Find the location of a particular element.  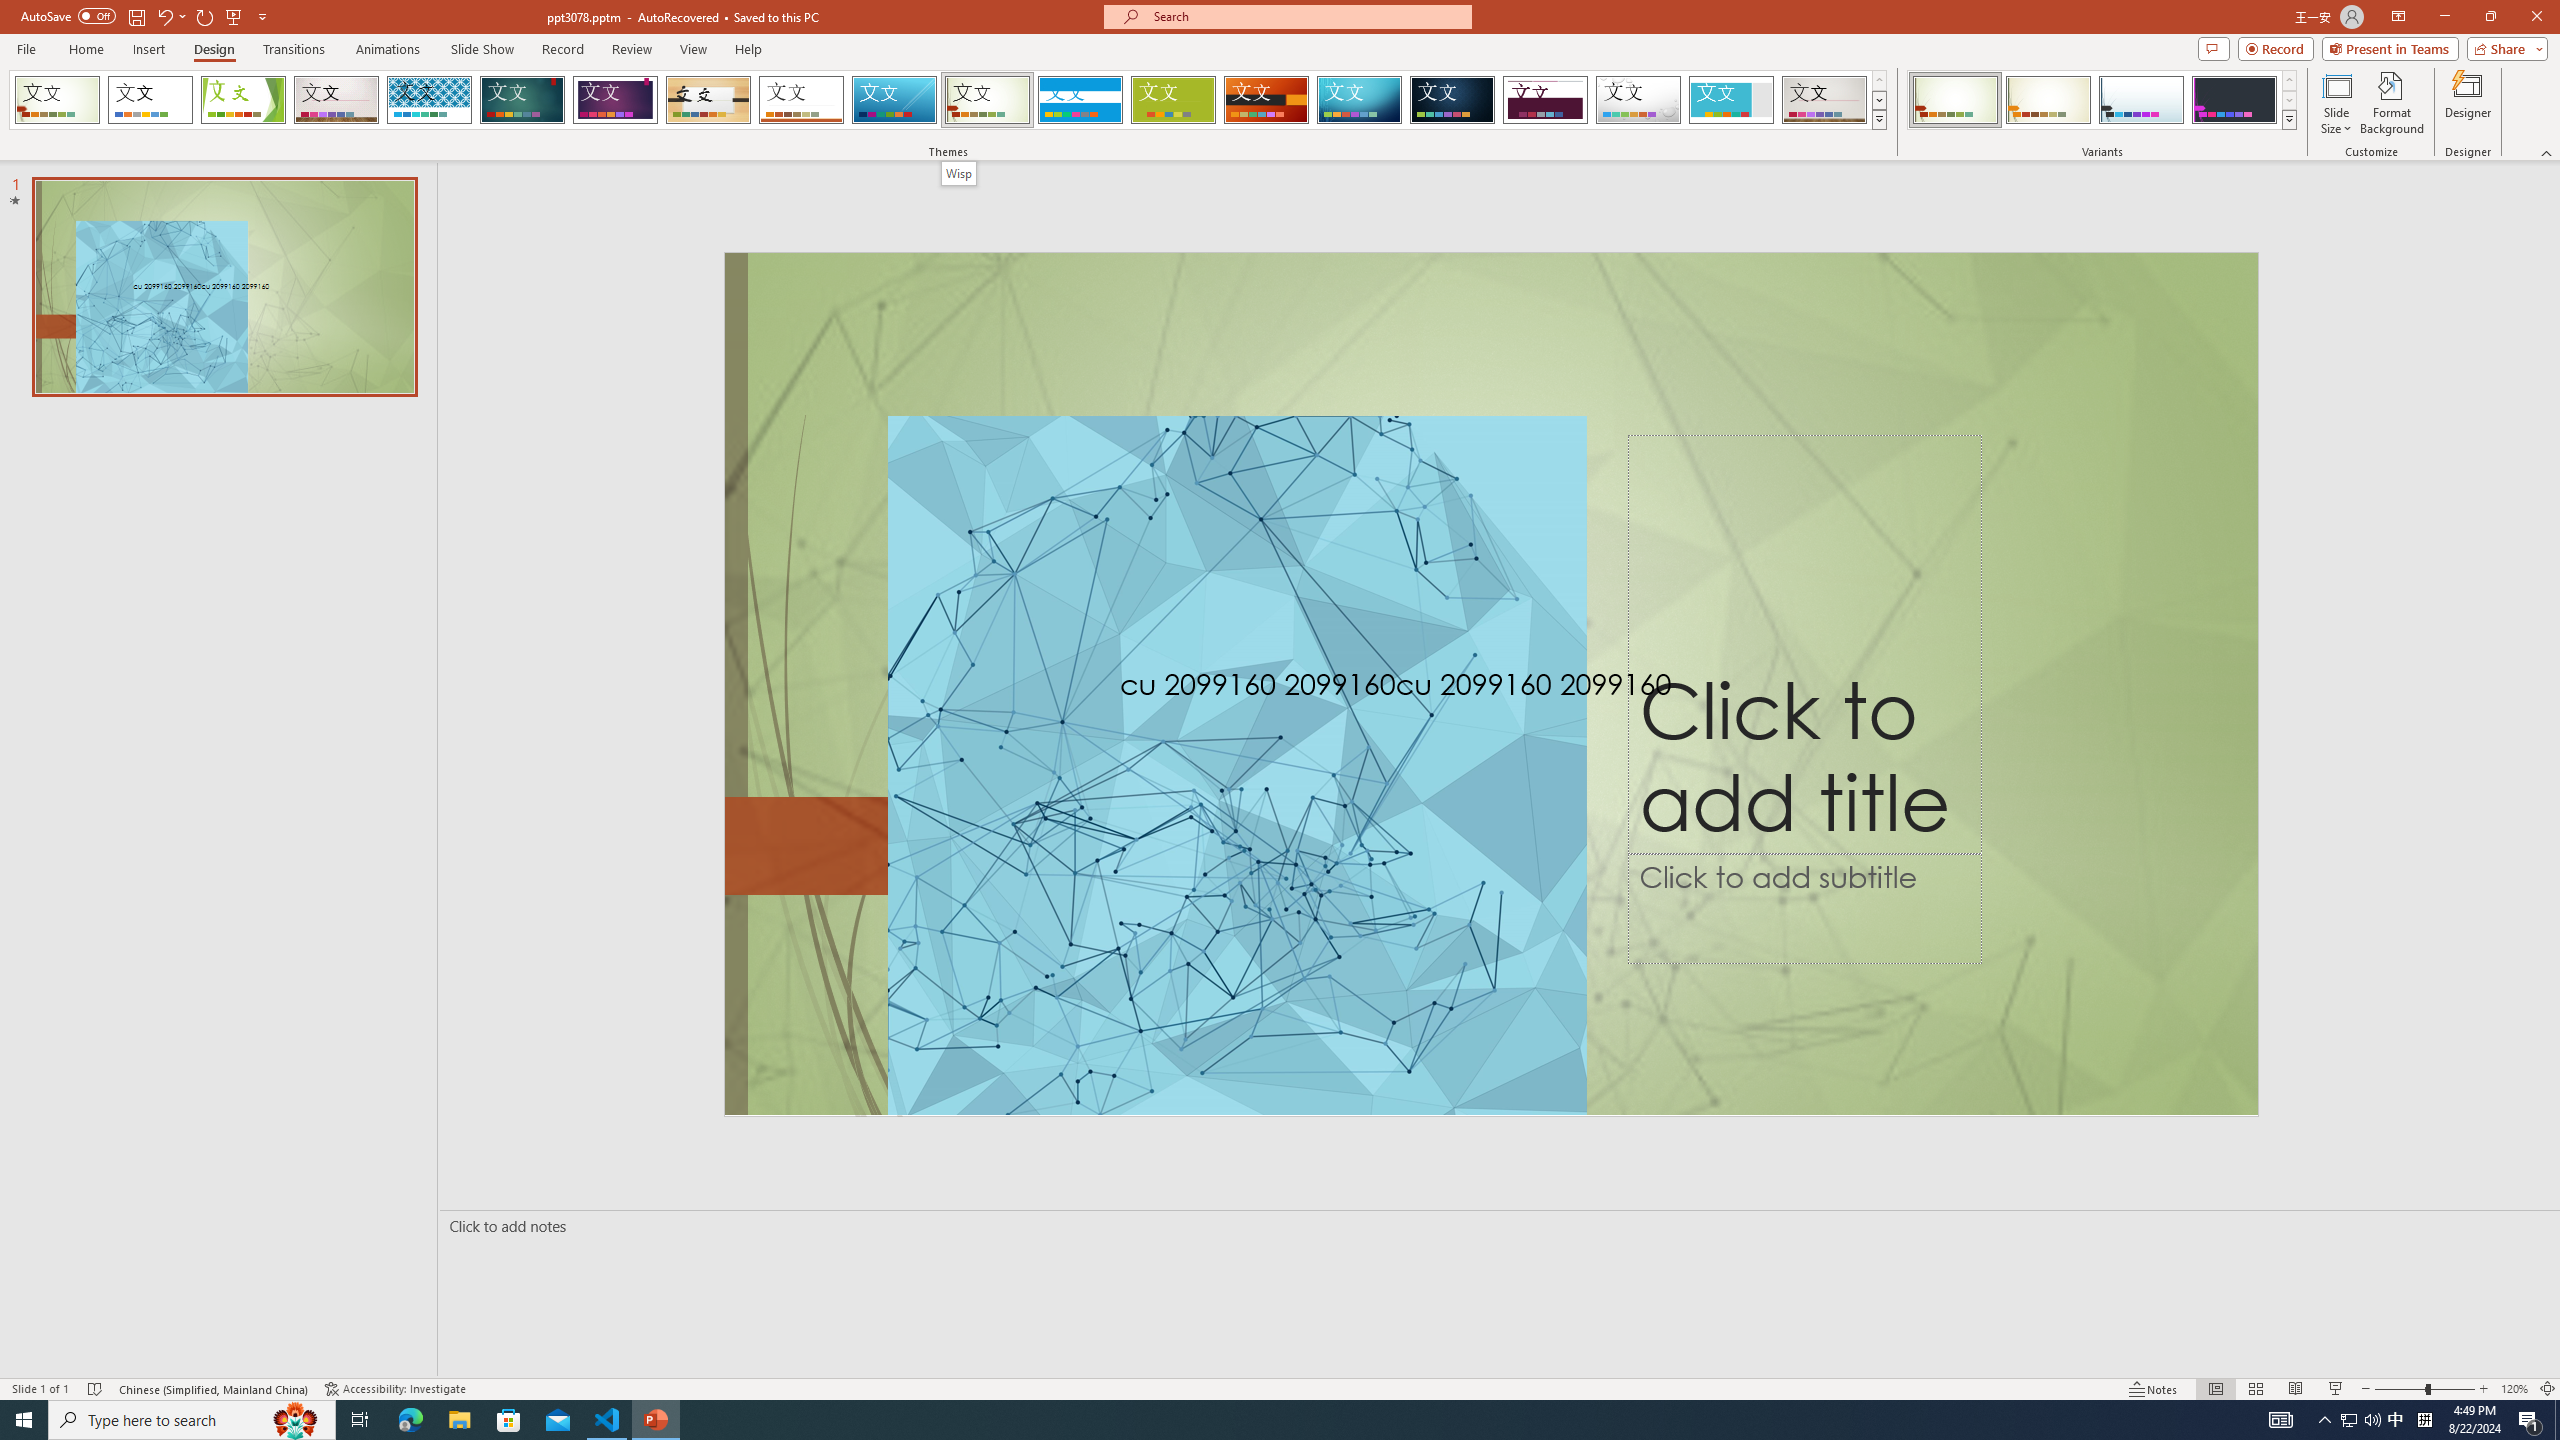

'Facet' is located at coordinates (242, 99).